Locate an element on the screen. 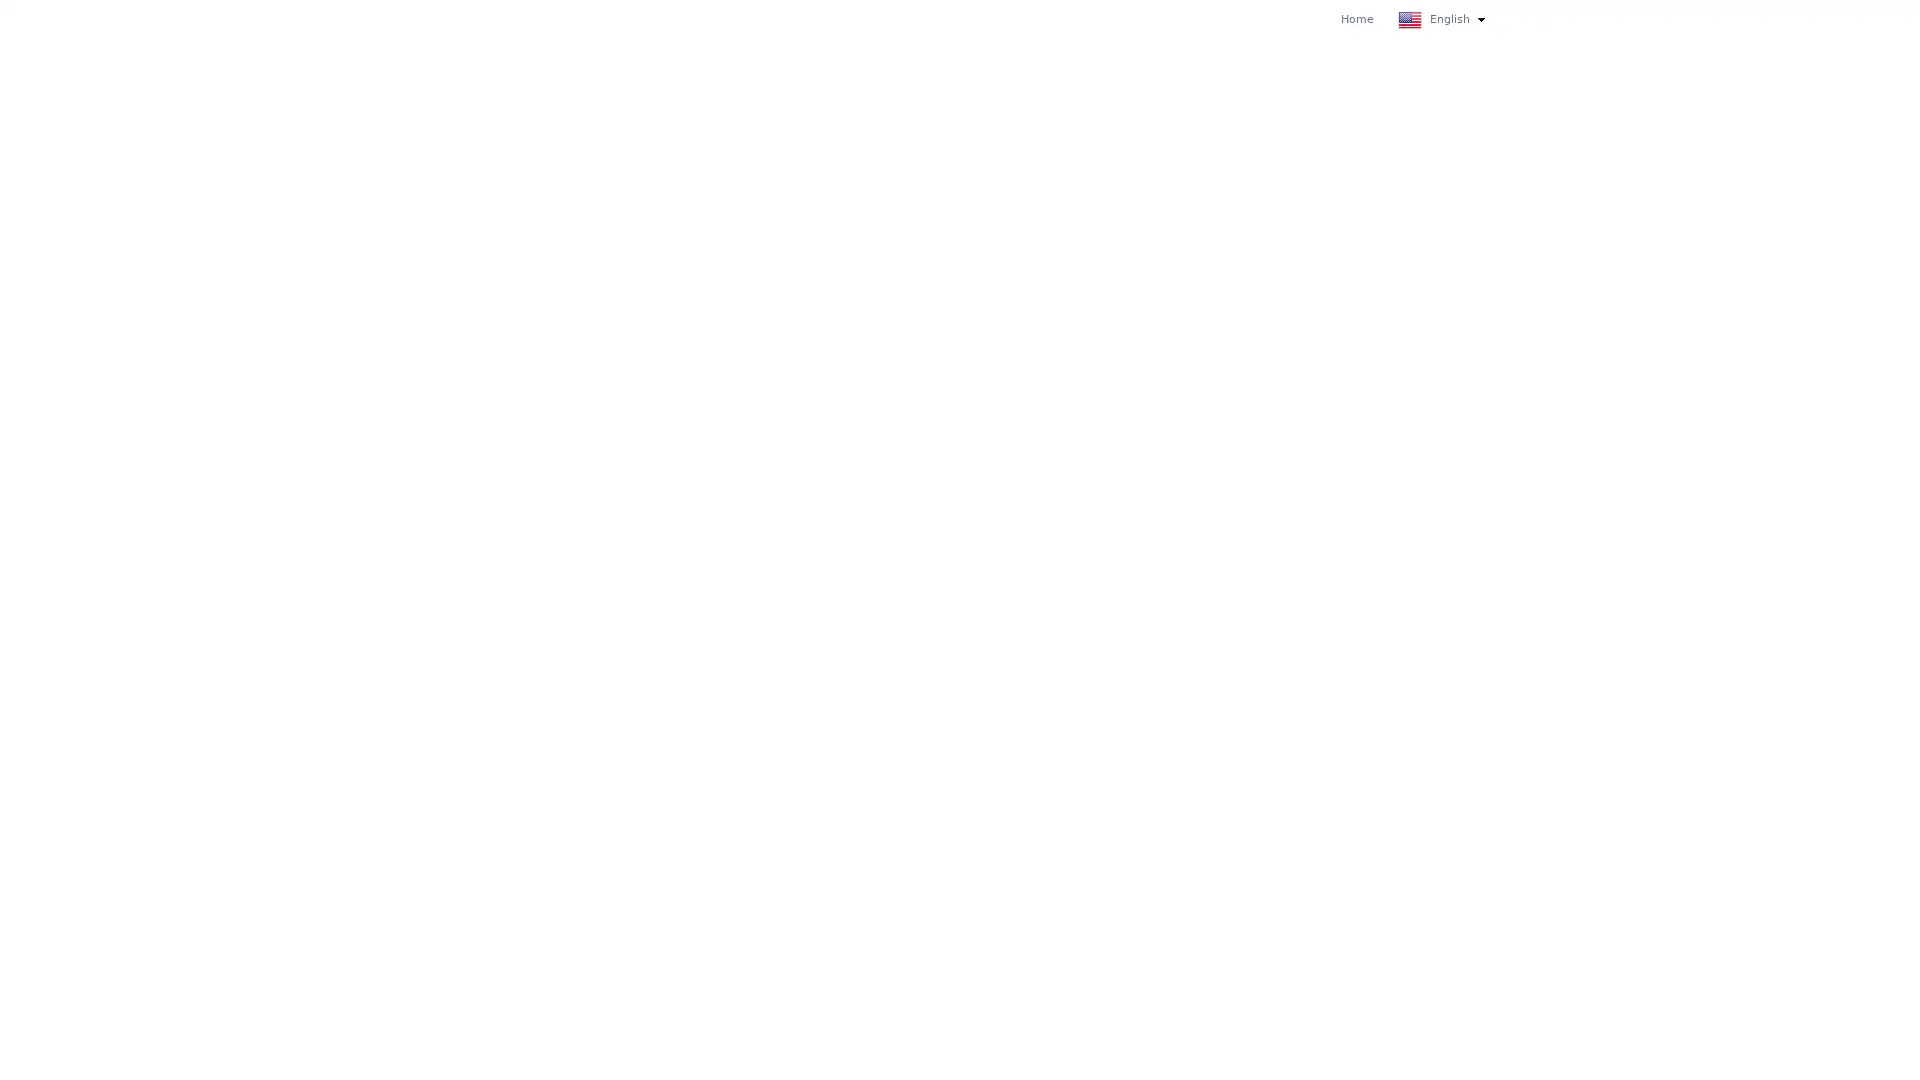 The height and width of the screenshot is (1080, 1920). ,By logging in, I accept the AAdvantage terms and conditions. is located at coordinates (571, 603).